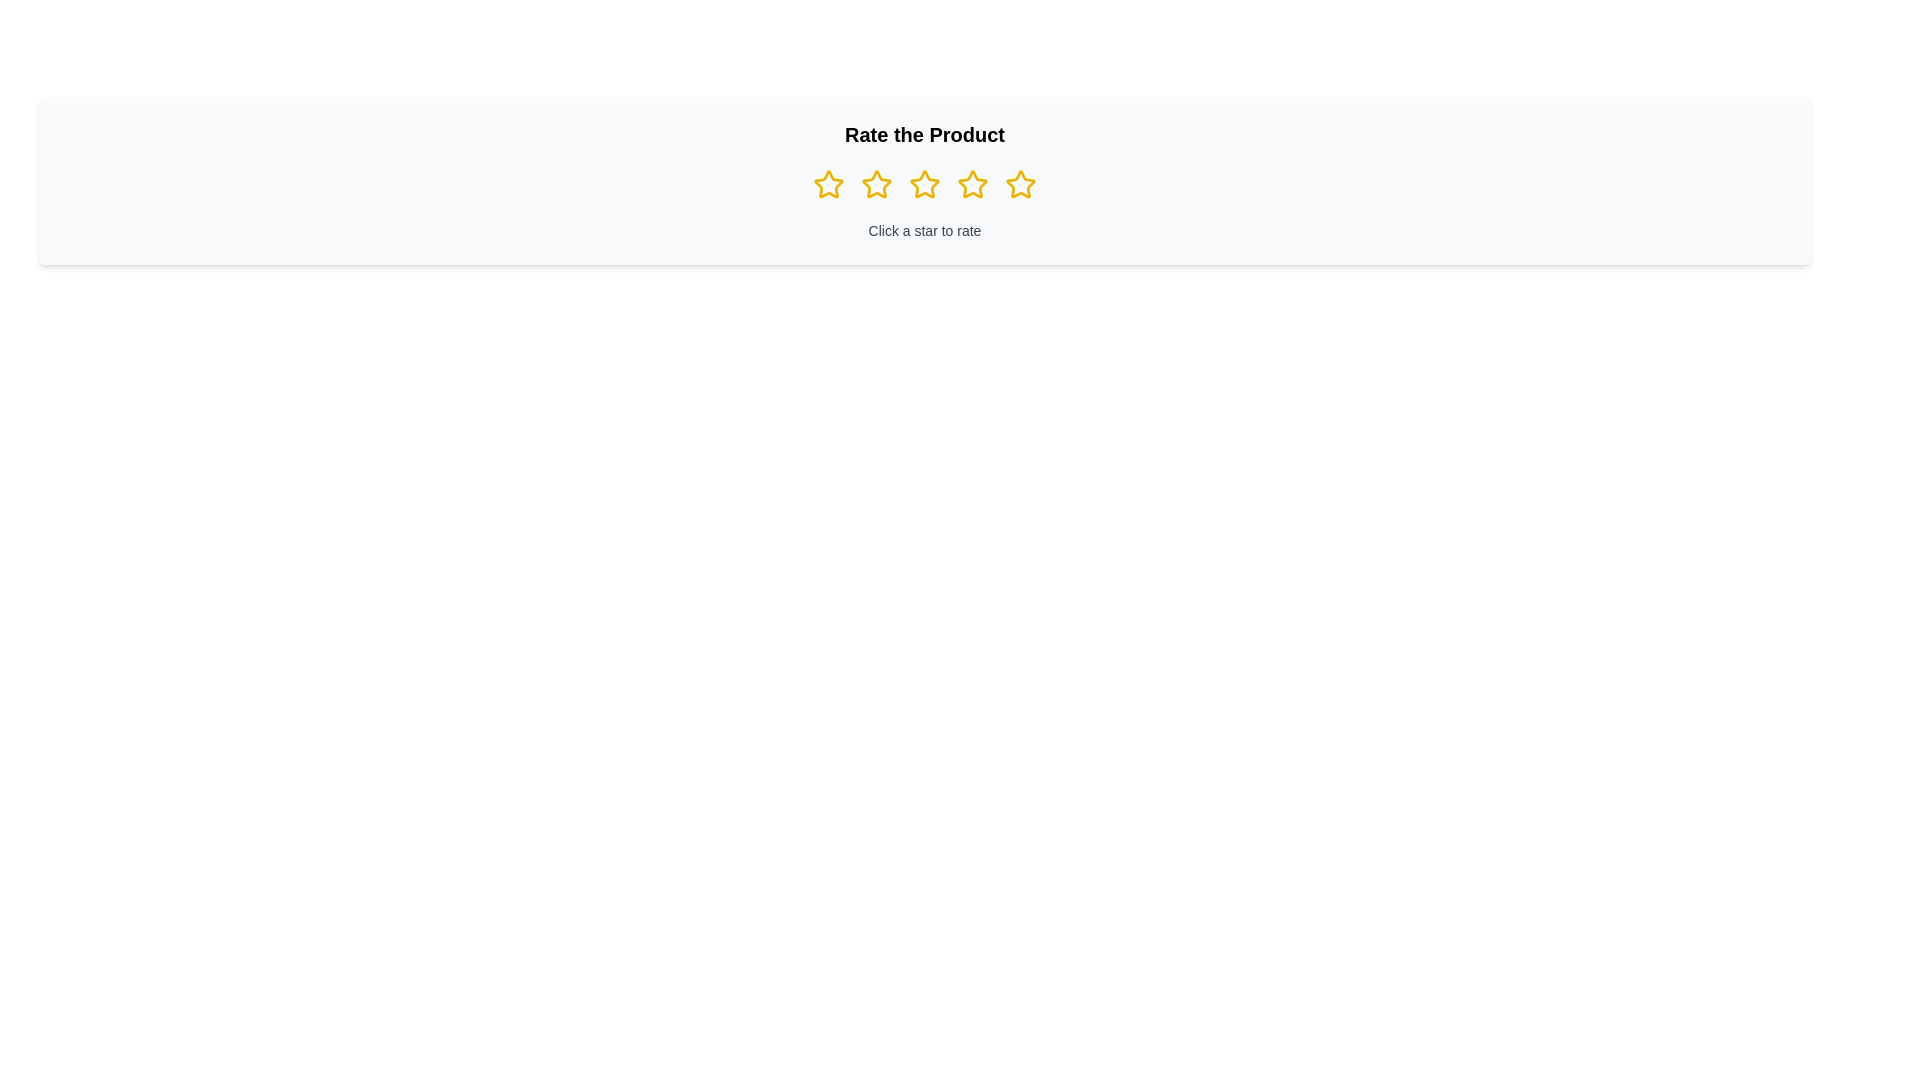 This screenshot has height=1080, width=1920. I want to click on the fourth star icon in the rating interface, so click(973, 185).